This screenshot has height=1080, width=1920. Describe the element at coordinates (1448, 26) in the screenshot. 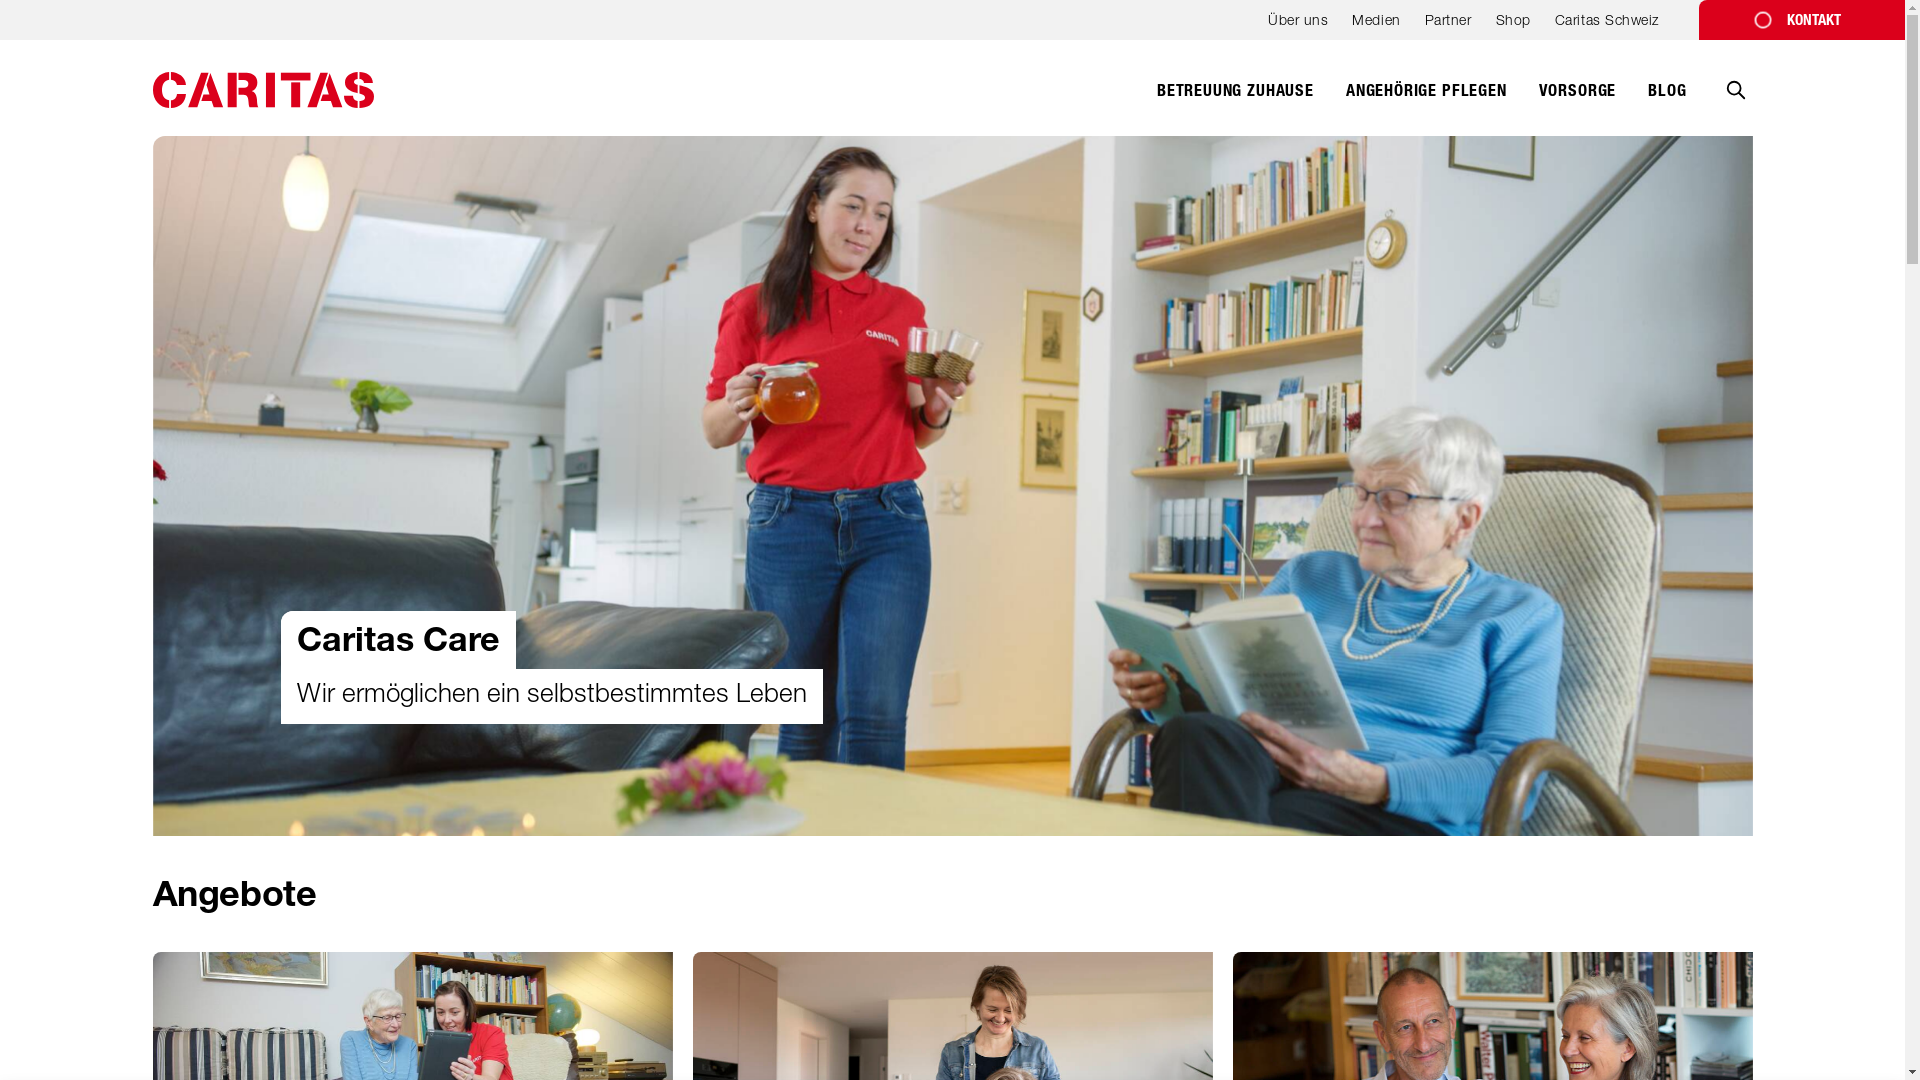

I see `'Partner'` at that location.